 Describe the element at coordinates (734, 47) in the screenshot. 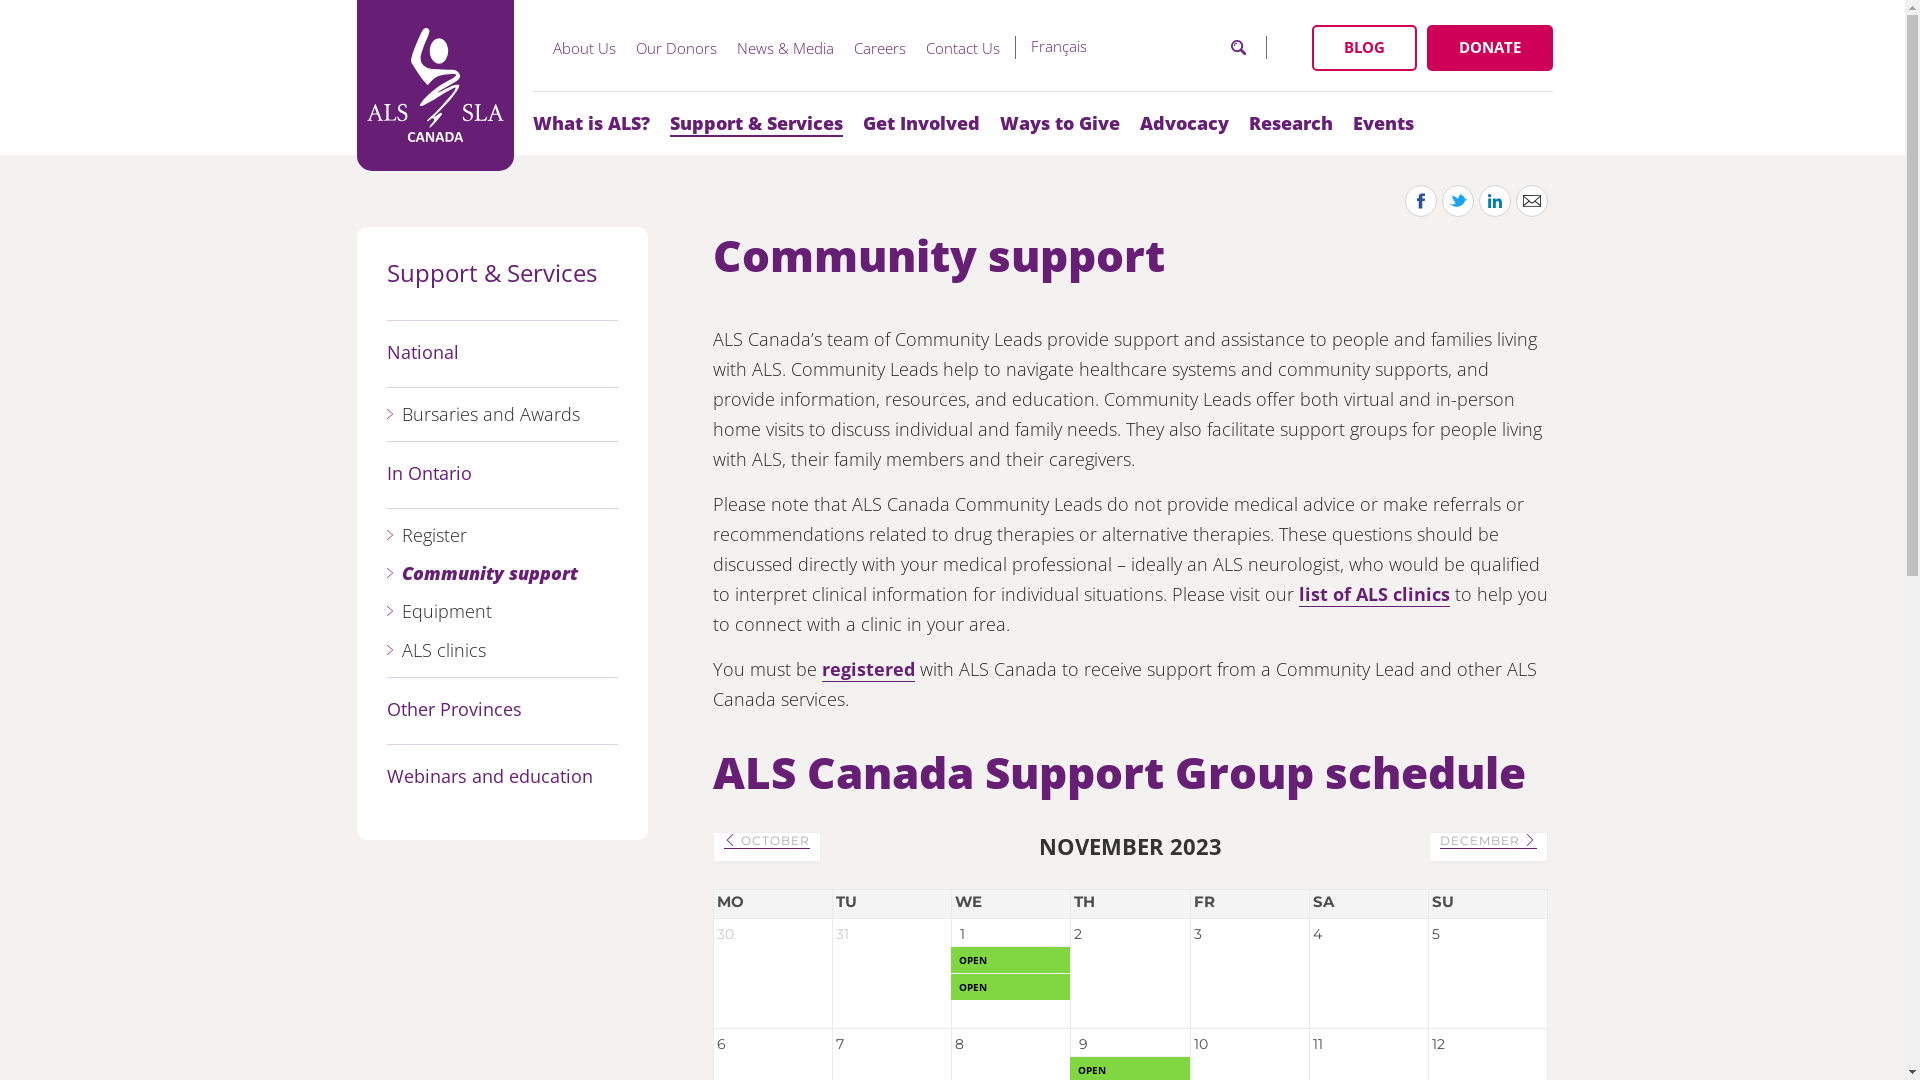

I see `'News & Media'` at that location.